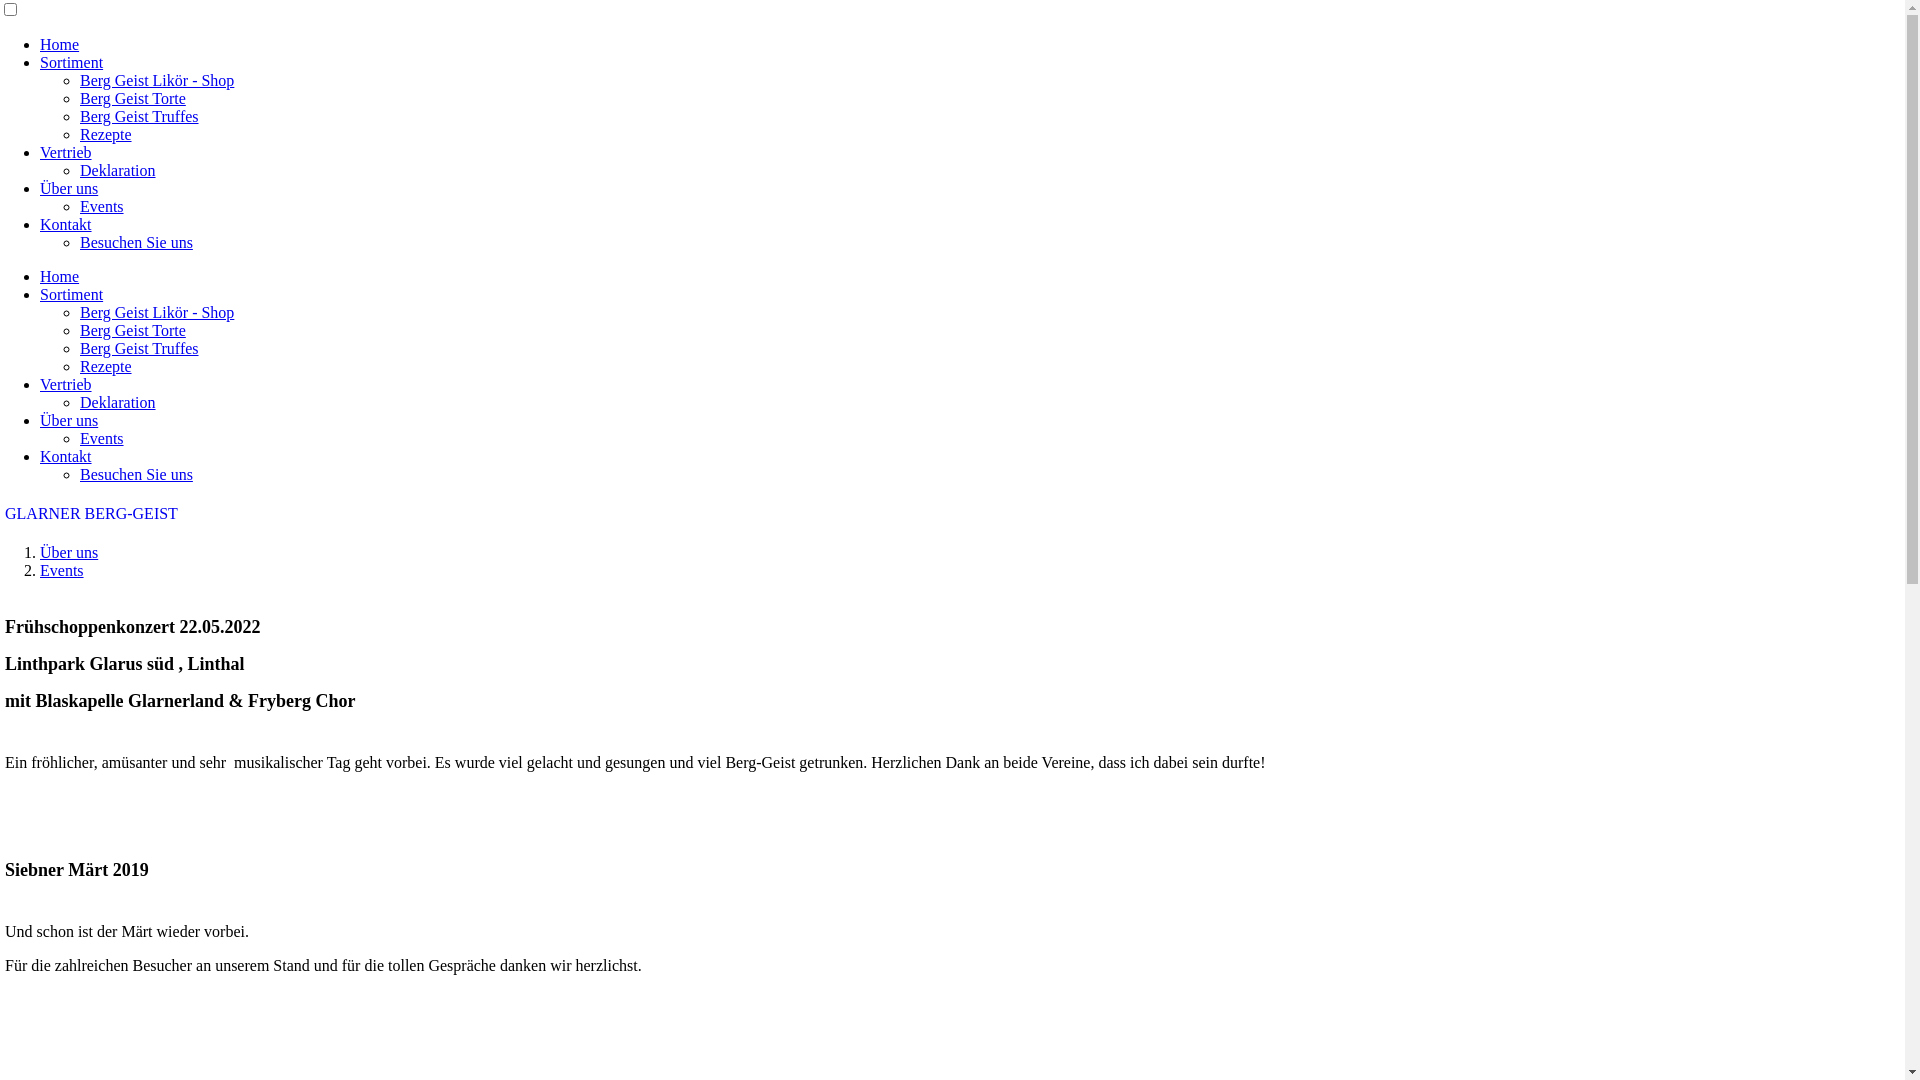 The width and height of the screenshot is (1920, 1080). I want to click on 'Events', so click(62, 570).